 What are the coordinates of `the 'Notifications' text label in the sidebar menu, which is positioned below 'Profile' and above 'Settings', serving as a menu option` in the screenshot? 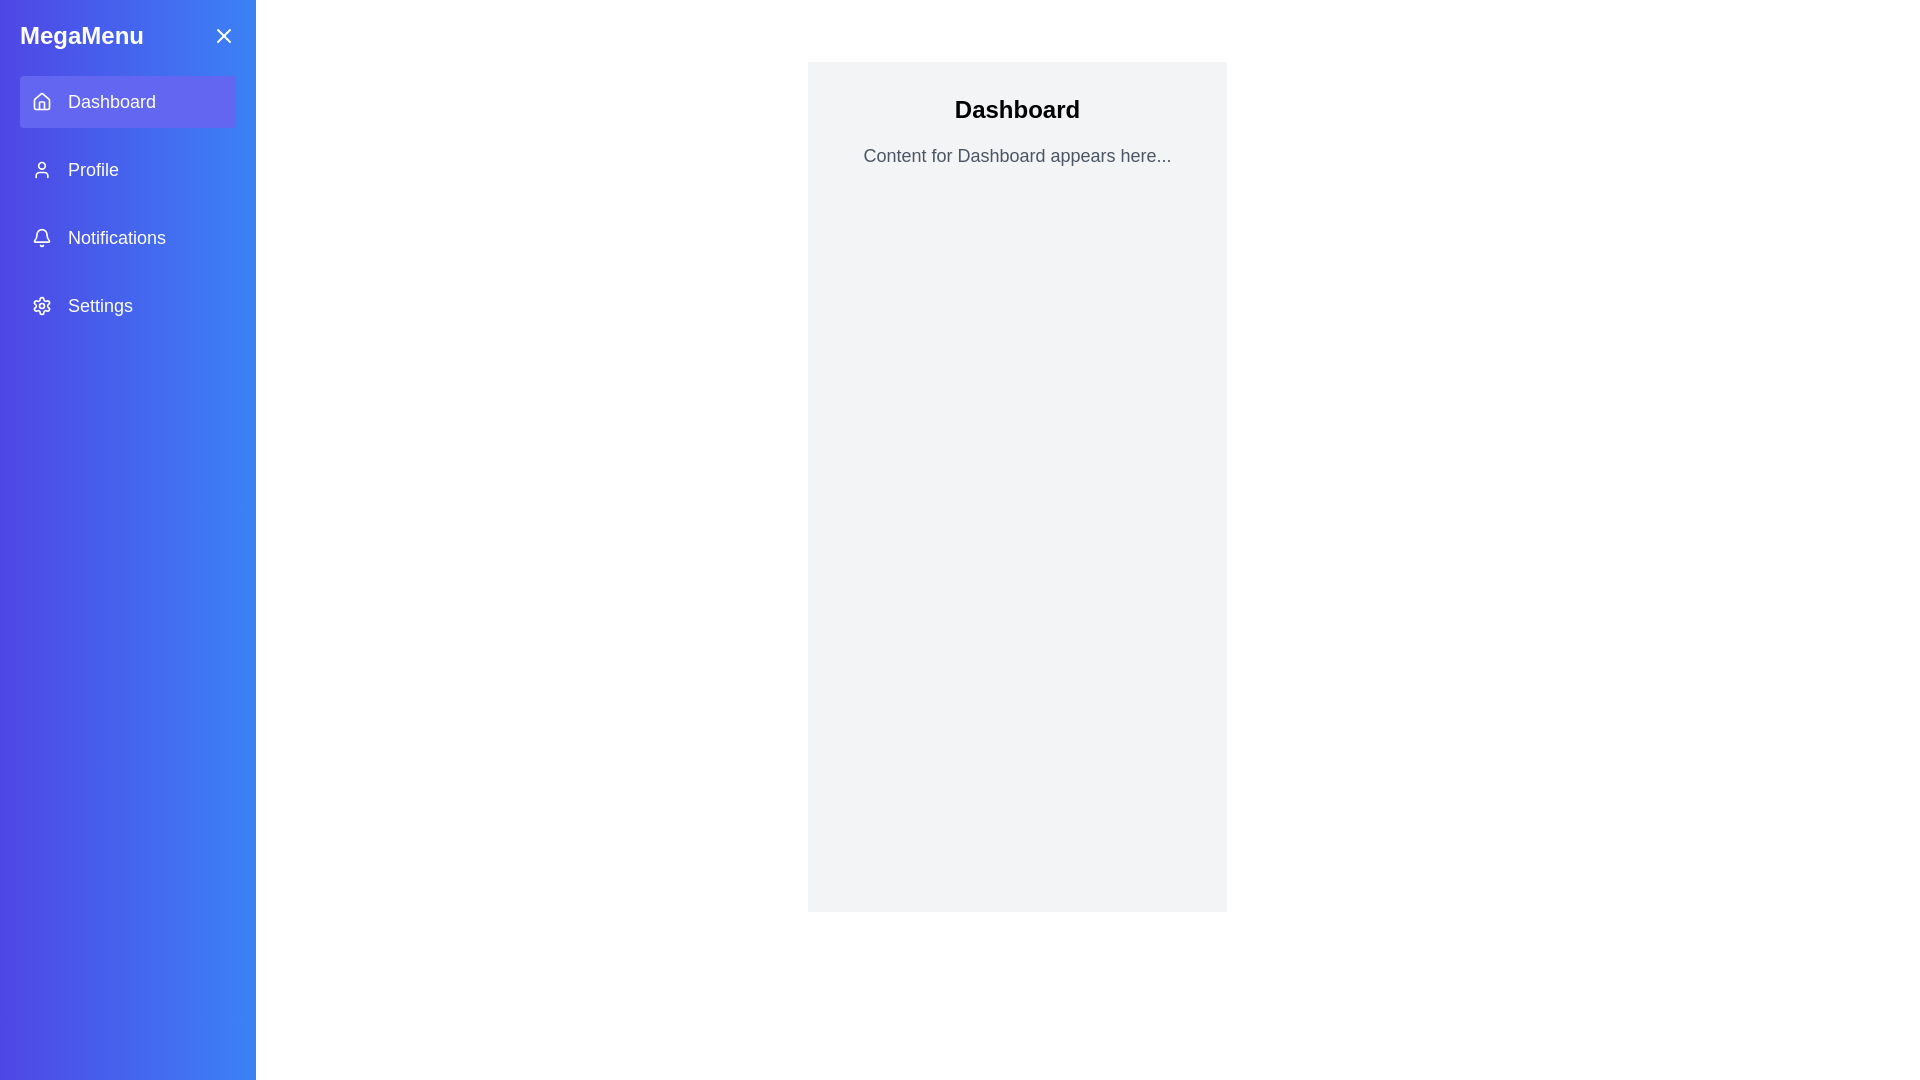 It's located at (115, 237).